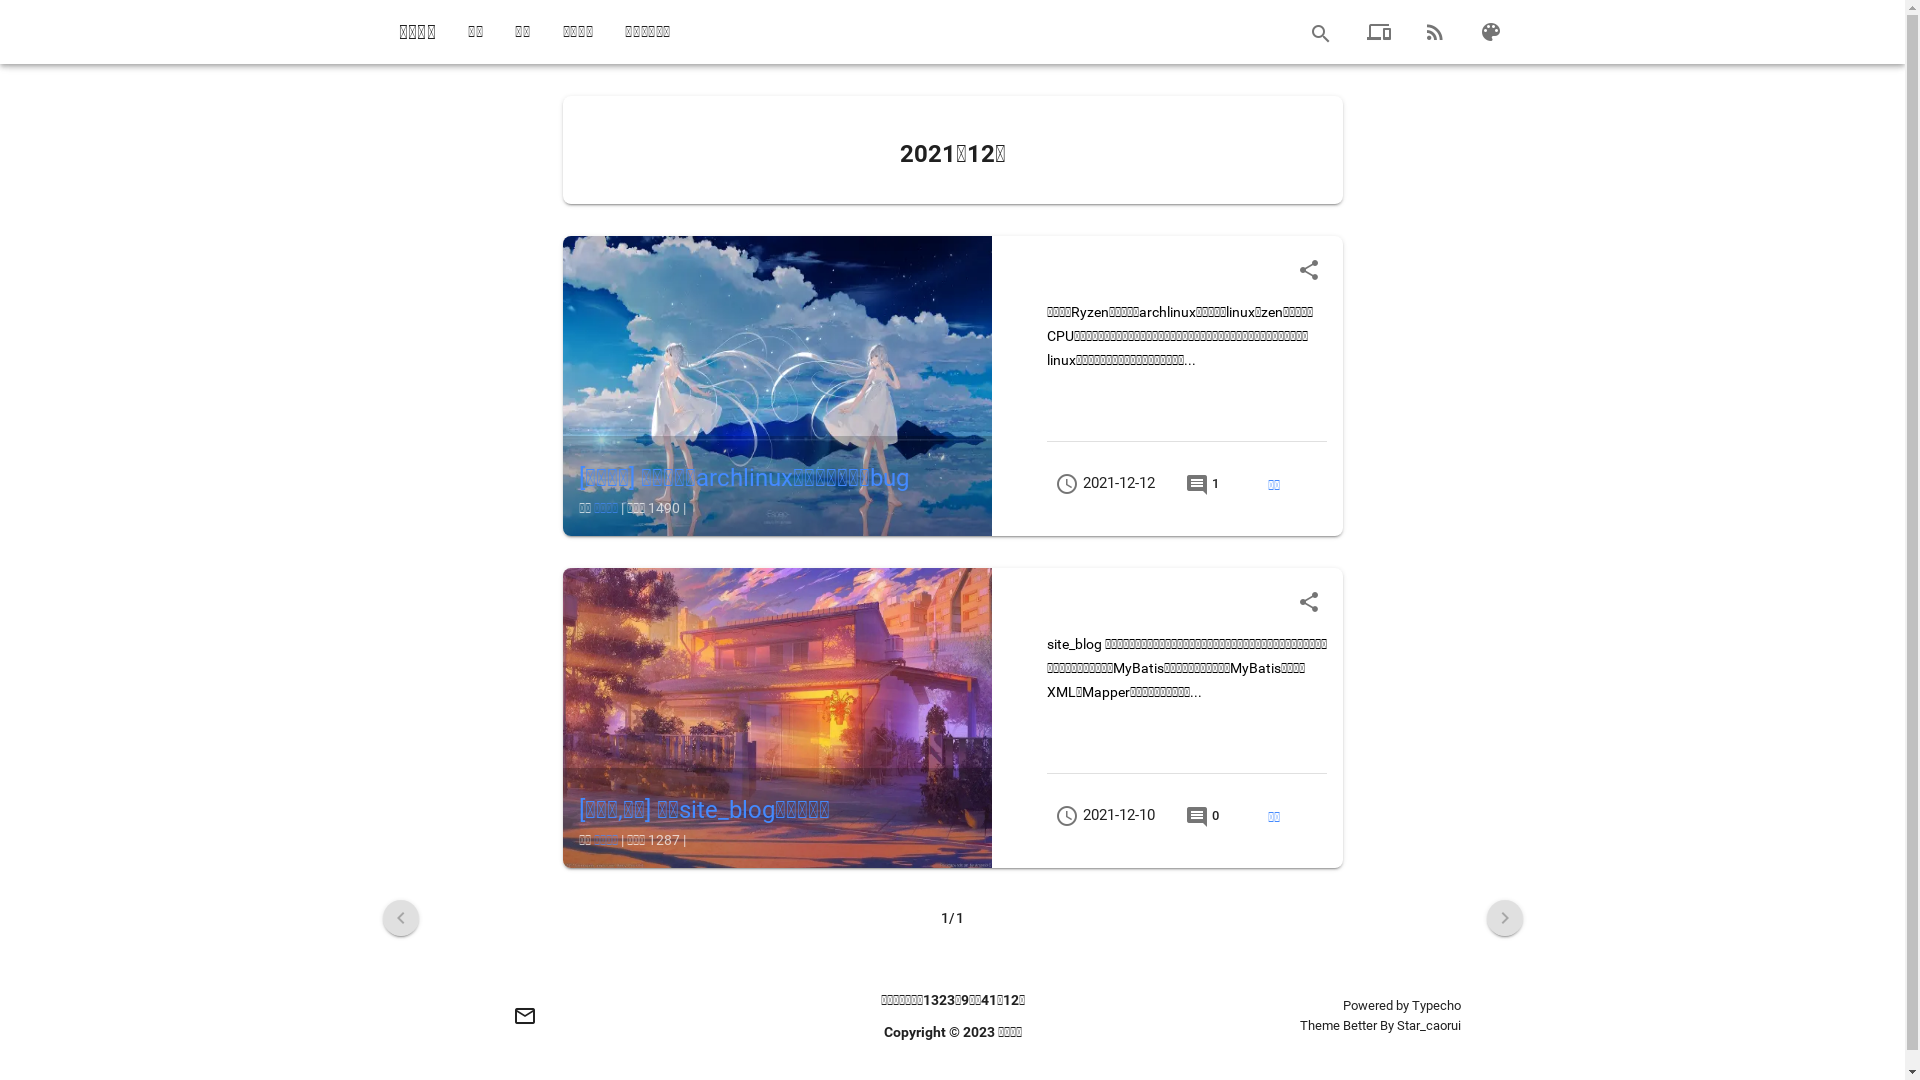 The width and height of the screenshot is (1920, 1080). I want to click on 'Typecho', so click(1435, 1005).